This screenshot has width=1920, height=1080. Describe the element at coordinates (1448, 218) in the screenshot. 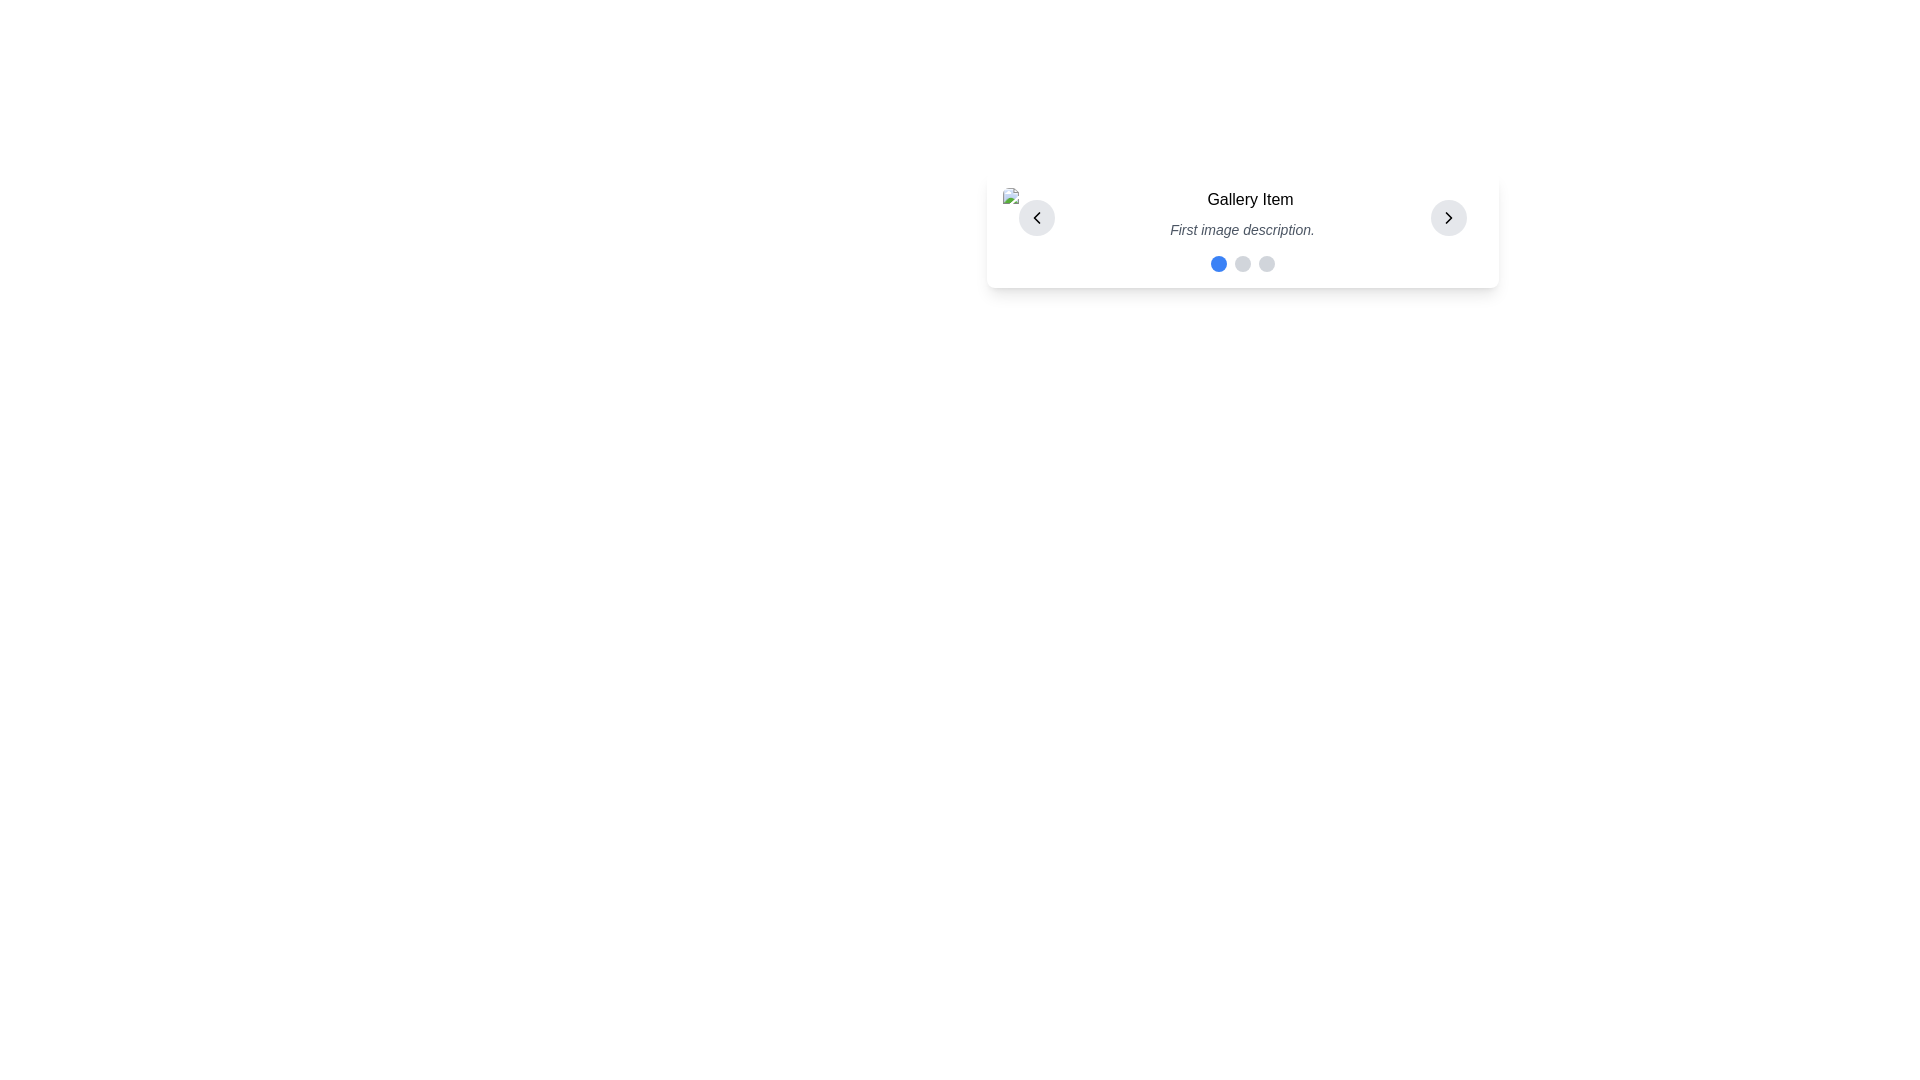

I see `the right-pointing chevron arrow icon inside the circular button with a light gray background located in the top-right corner of the card interface` at that location.